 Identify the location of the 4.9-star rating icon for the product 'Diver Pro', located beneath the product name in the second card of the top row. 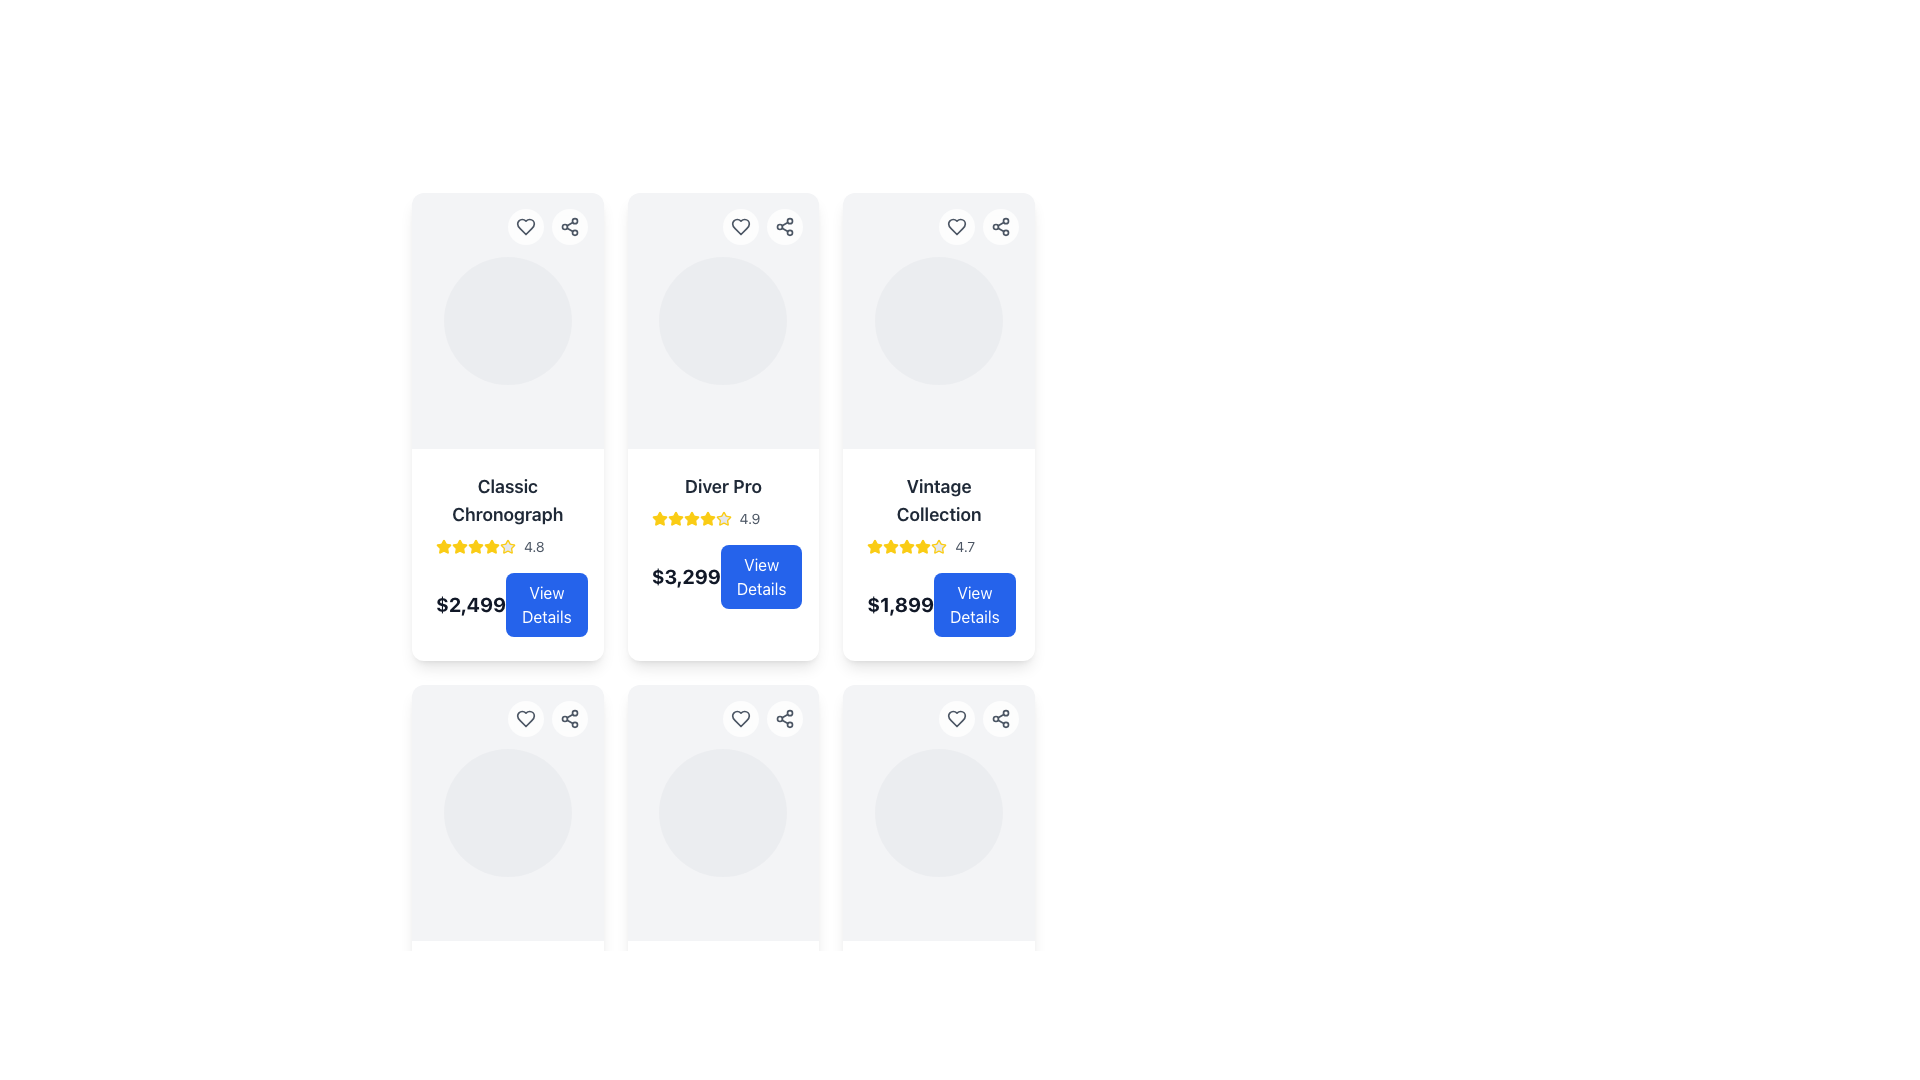
(707, 517).